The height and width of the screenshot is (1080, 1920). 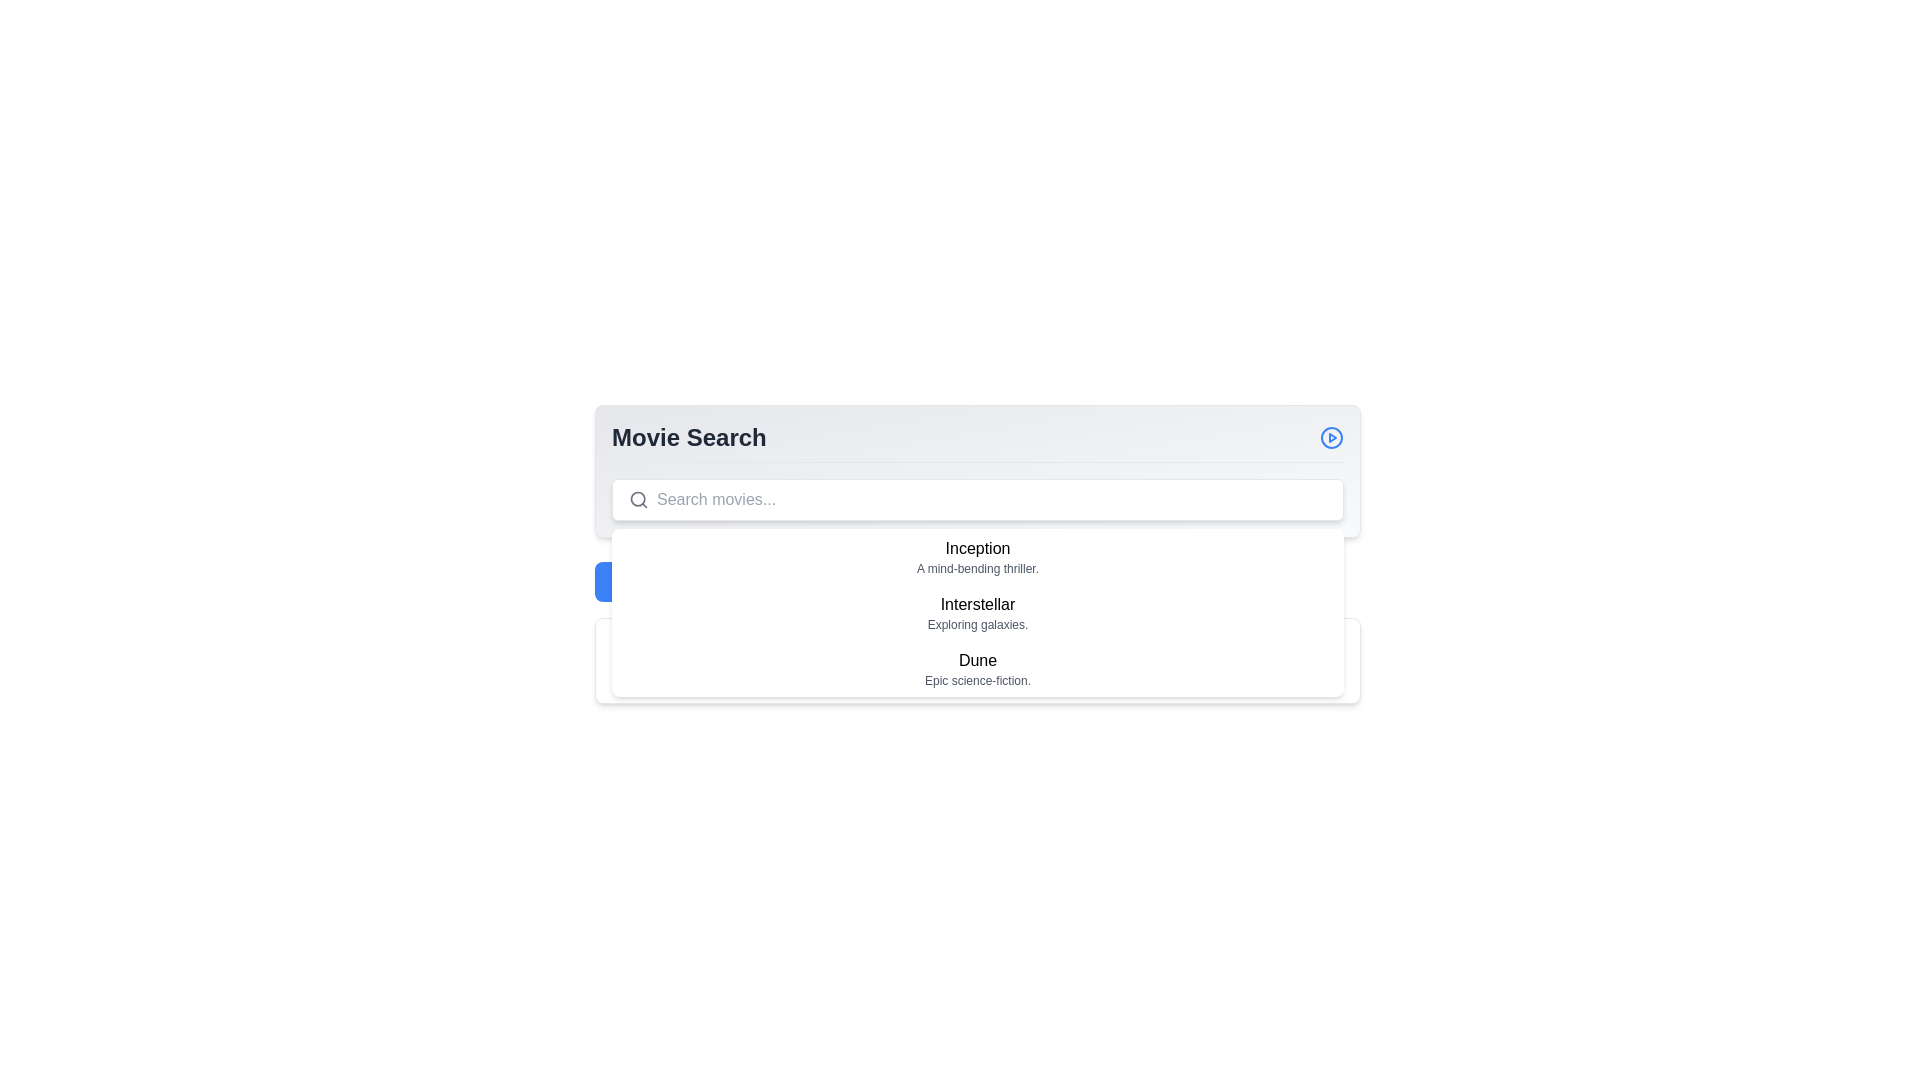 I want to click on the outer circle of the play button icon located at the top-right corner of the application interface, so click(x=1331, y=437).